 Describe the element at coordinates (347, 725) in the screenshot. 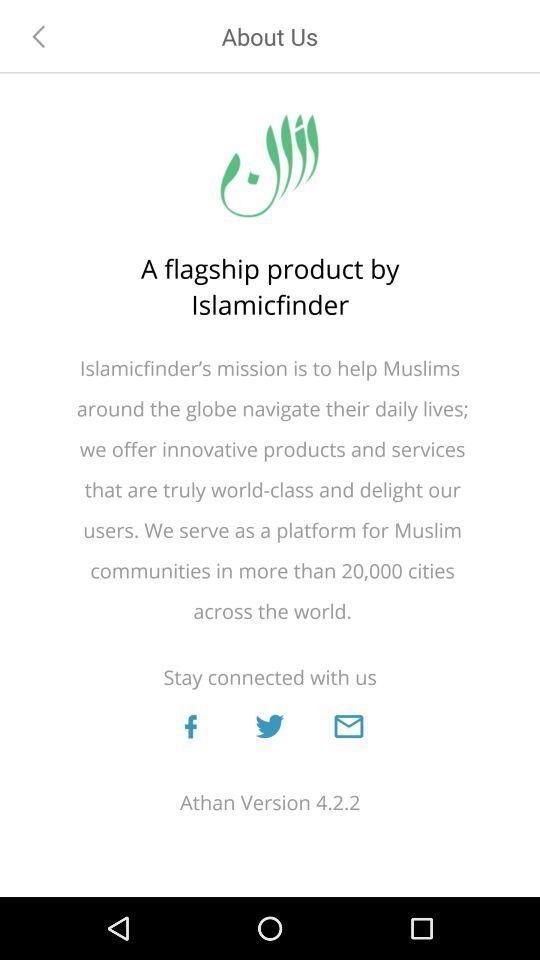

I see `share through email` at that location.